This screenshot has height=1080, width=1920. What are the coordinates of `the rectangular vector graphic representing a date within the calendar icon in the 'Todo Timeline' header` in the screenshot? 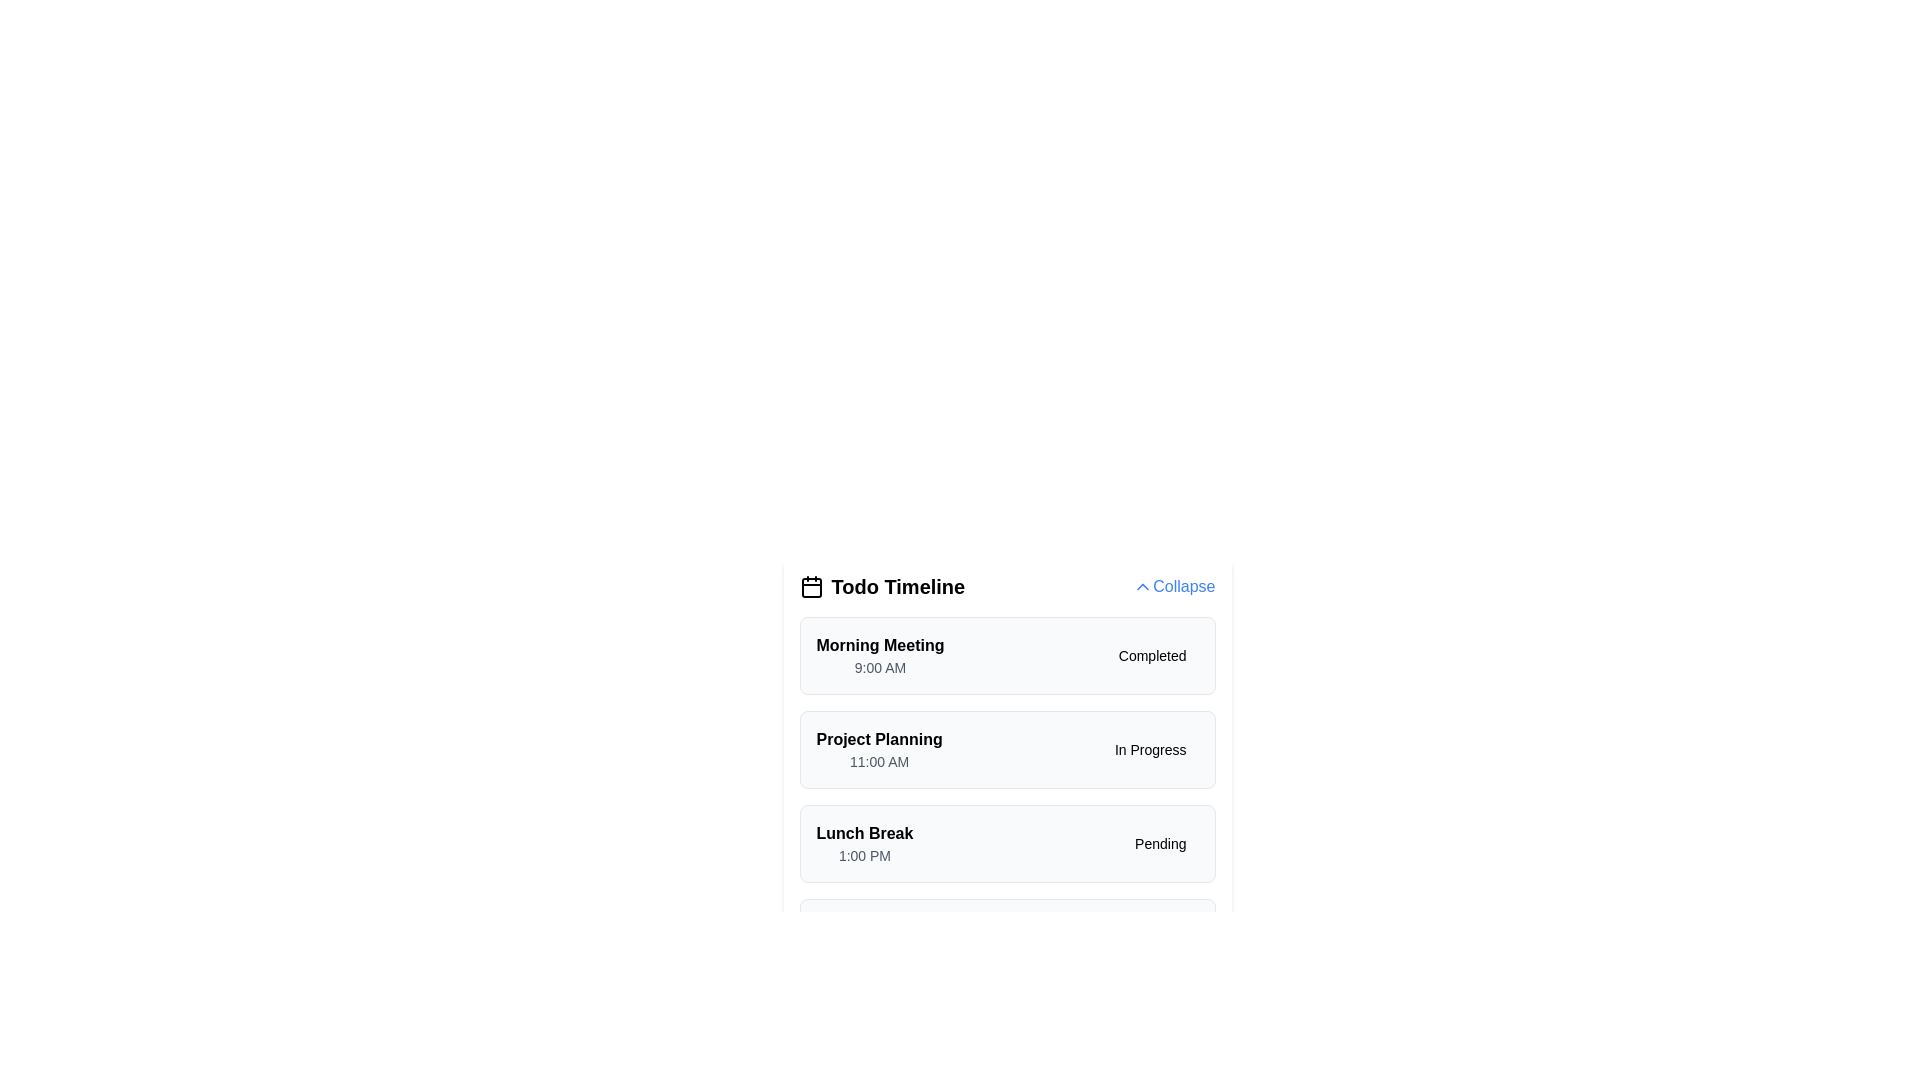 It's located at (811, 586).